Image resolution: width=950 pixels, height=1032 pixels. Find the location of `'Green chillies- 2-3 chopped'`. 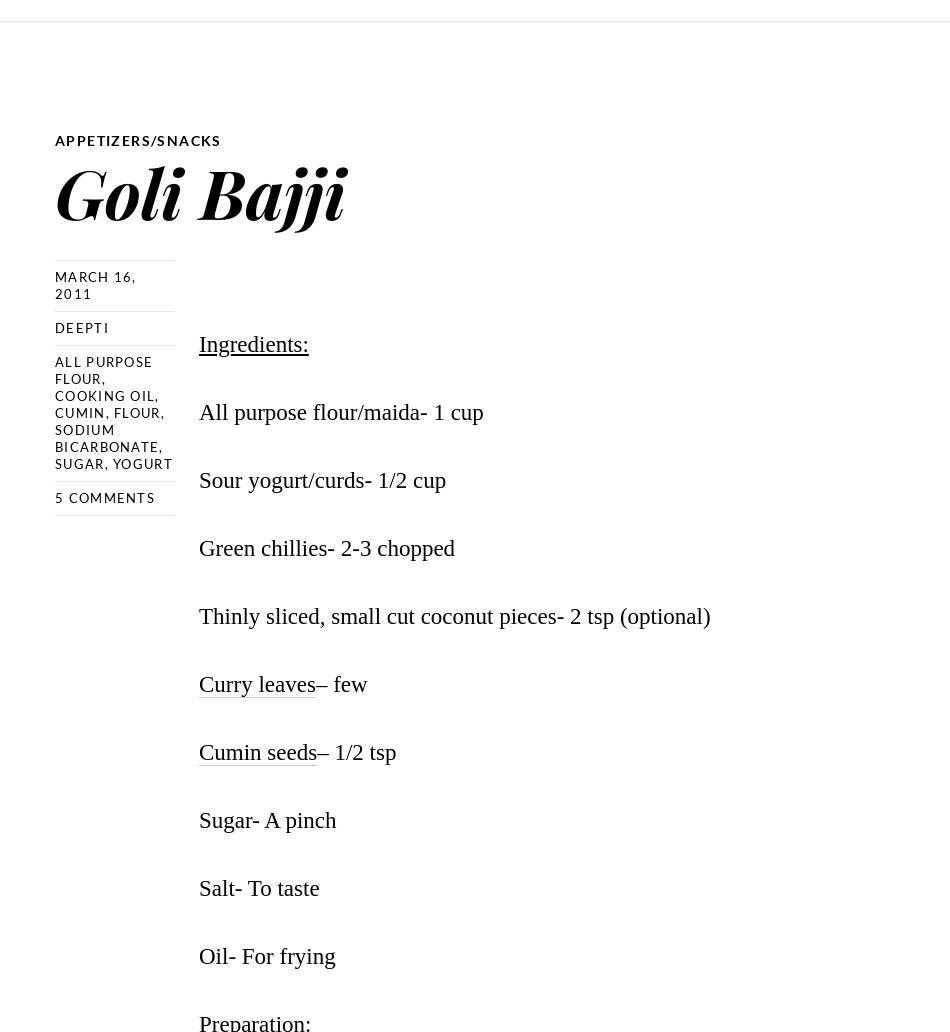

'Green chillies- 2-3 chopped' is located at coordinates (325, 548).